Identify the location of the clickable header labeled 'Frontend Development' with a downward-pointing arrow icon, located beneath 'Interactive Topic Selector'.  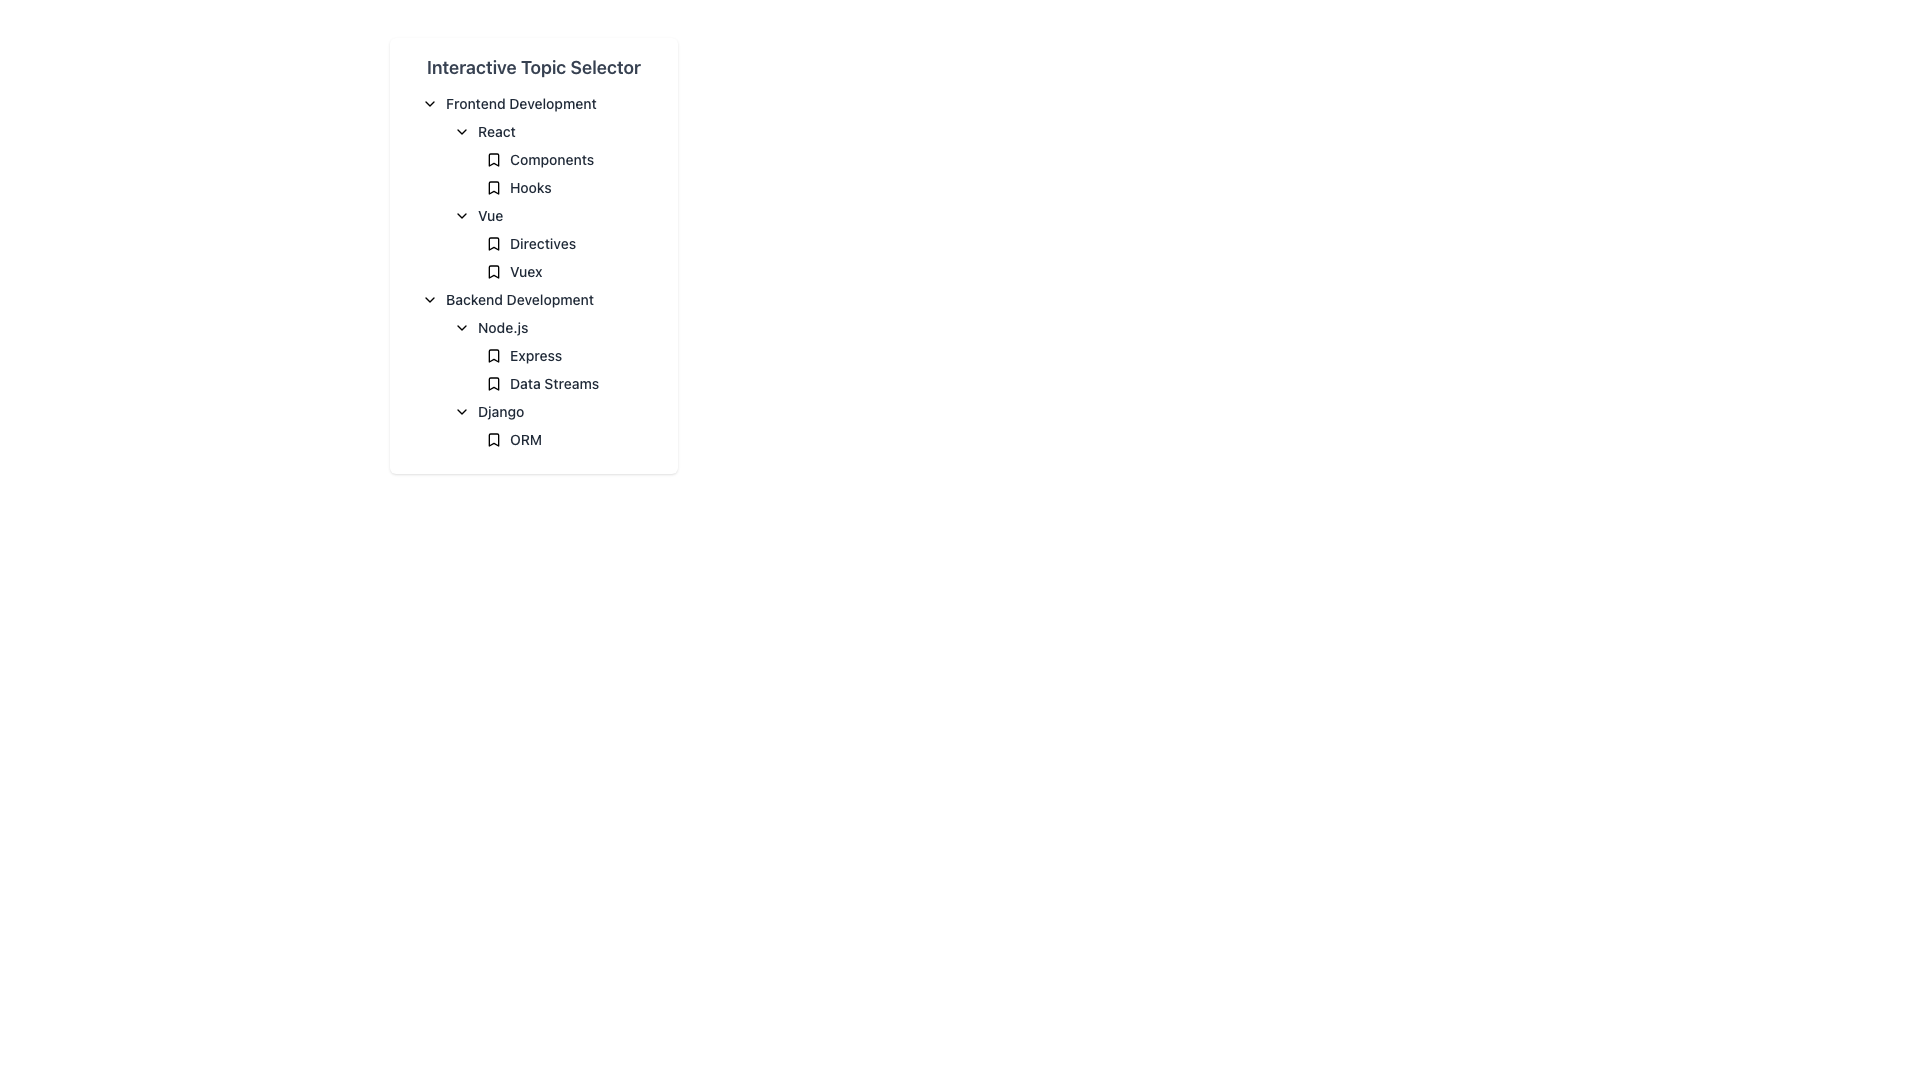
(542, 104).